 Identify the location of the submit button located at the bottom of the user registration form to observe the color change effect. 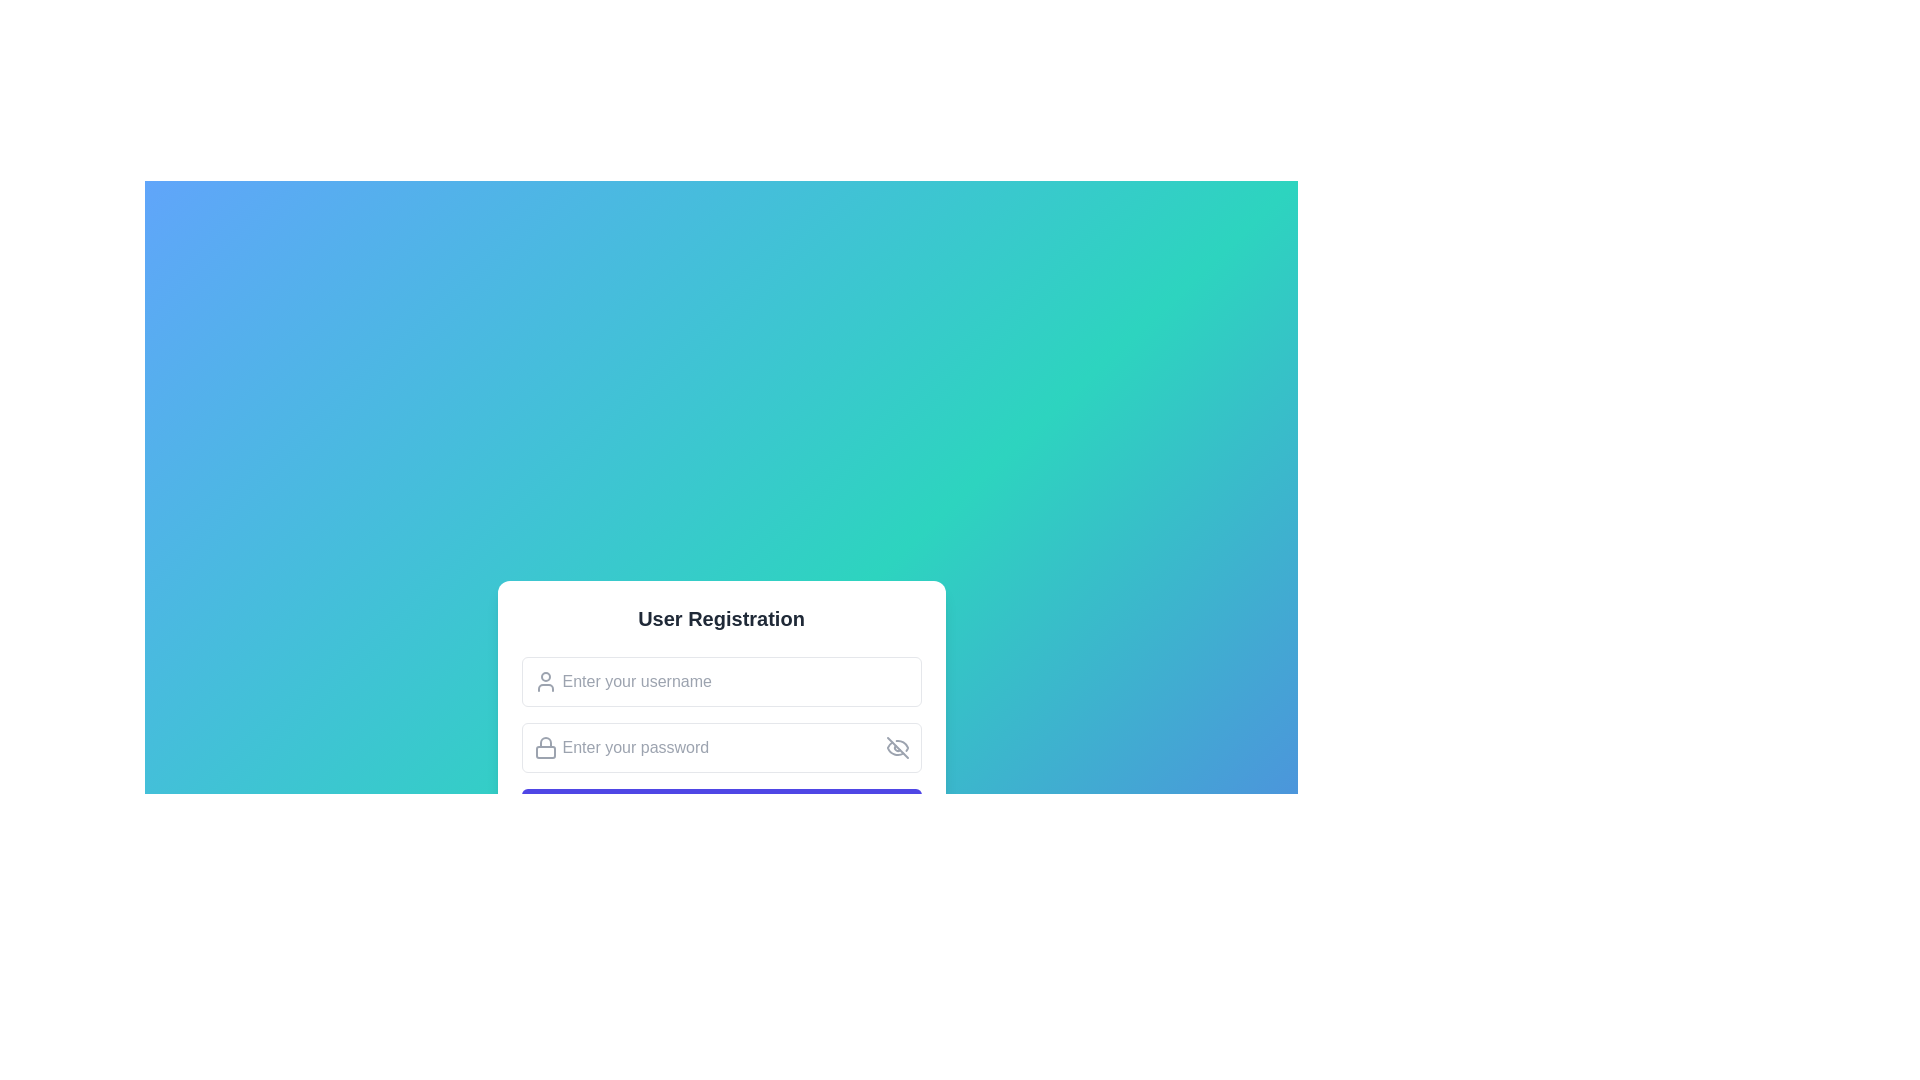
(720, 813).